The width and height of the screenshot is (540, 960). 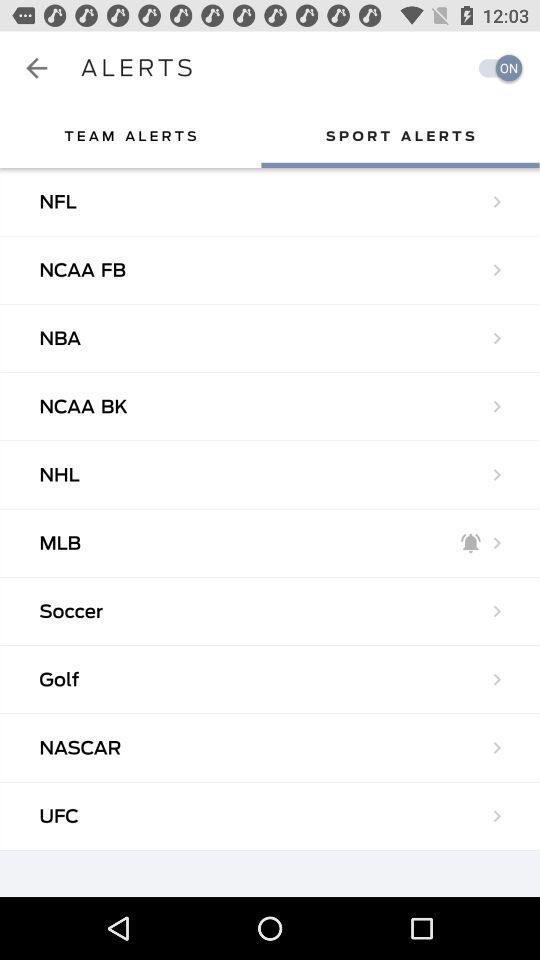 I want to click on the item to the right of alerts app, so click(x=494, y=68).